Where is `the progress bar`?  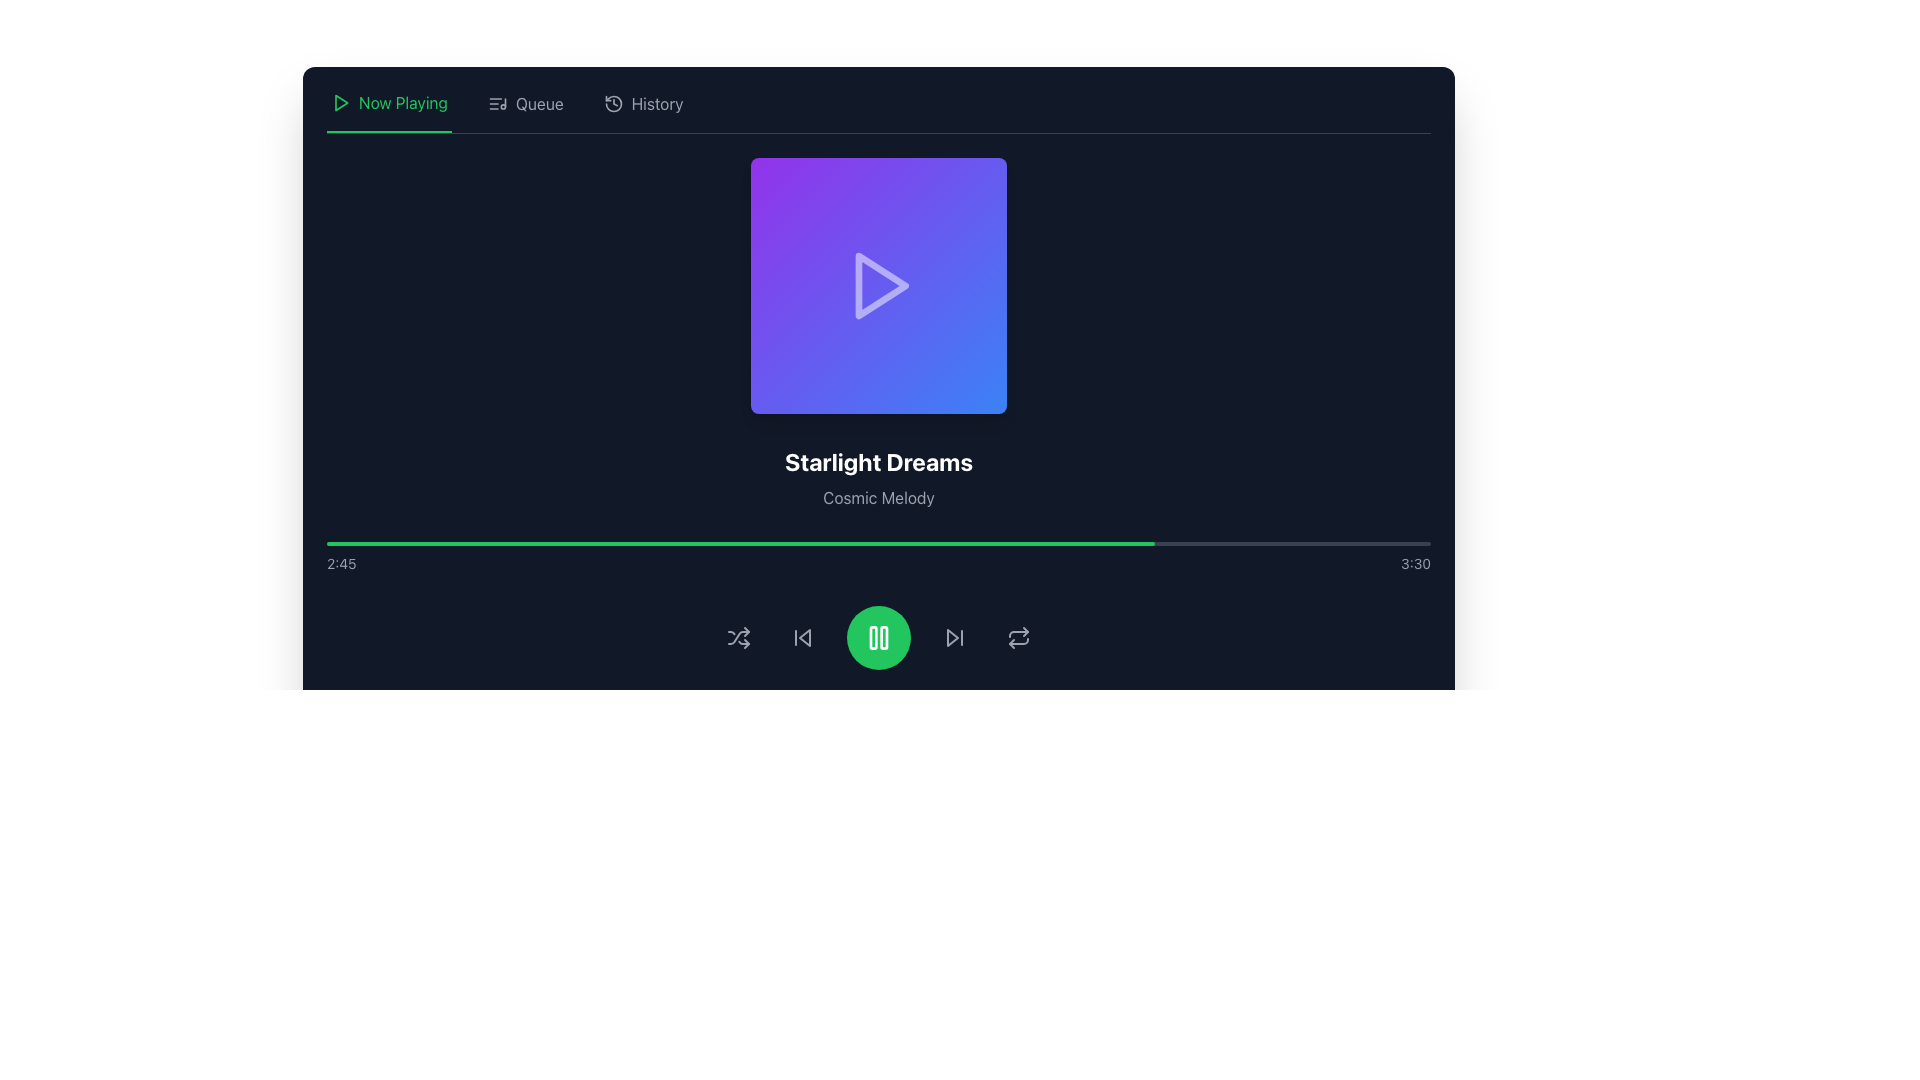 the progress bar is located at coordinates (1231, 543).